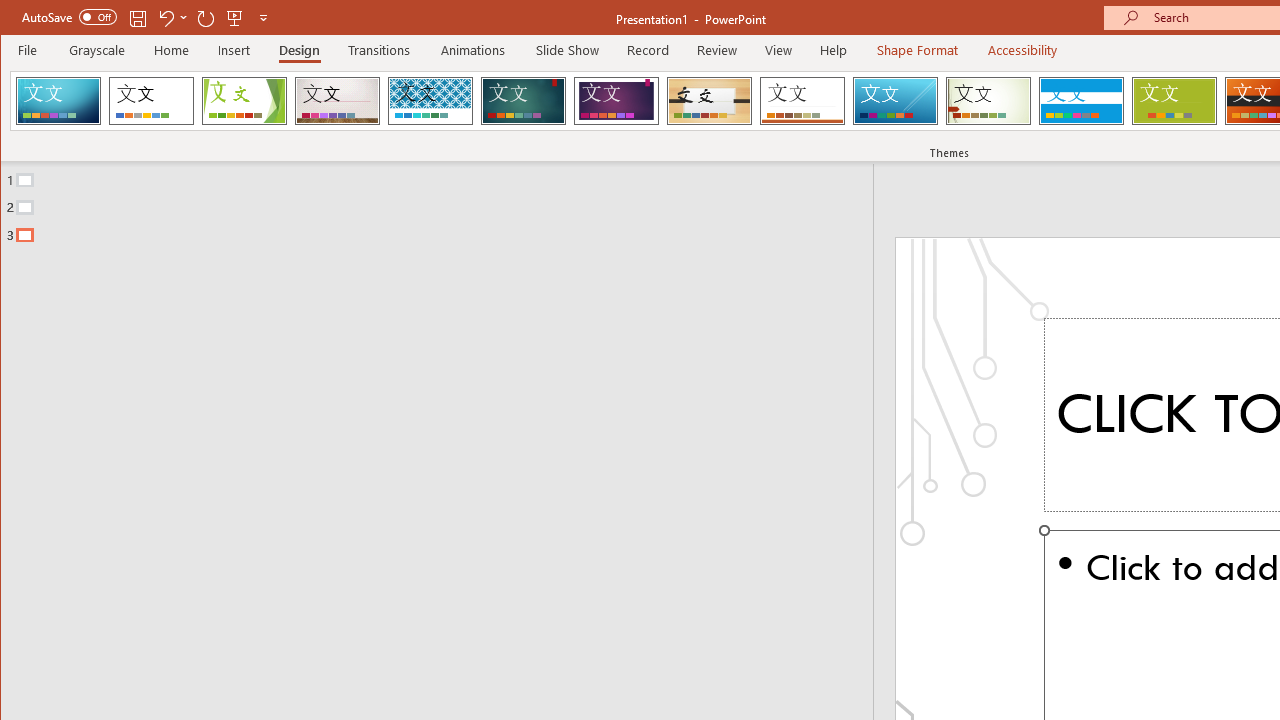  I want to click on 'Undo', so click(172, 17).